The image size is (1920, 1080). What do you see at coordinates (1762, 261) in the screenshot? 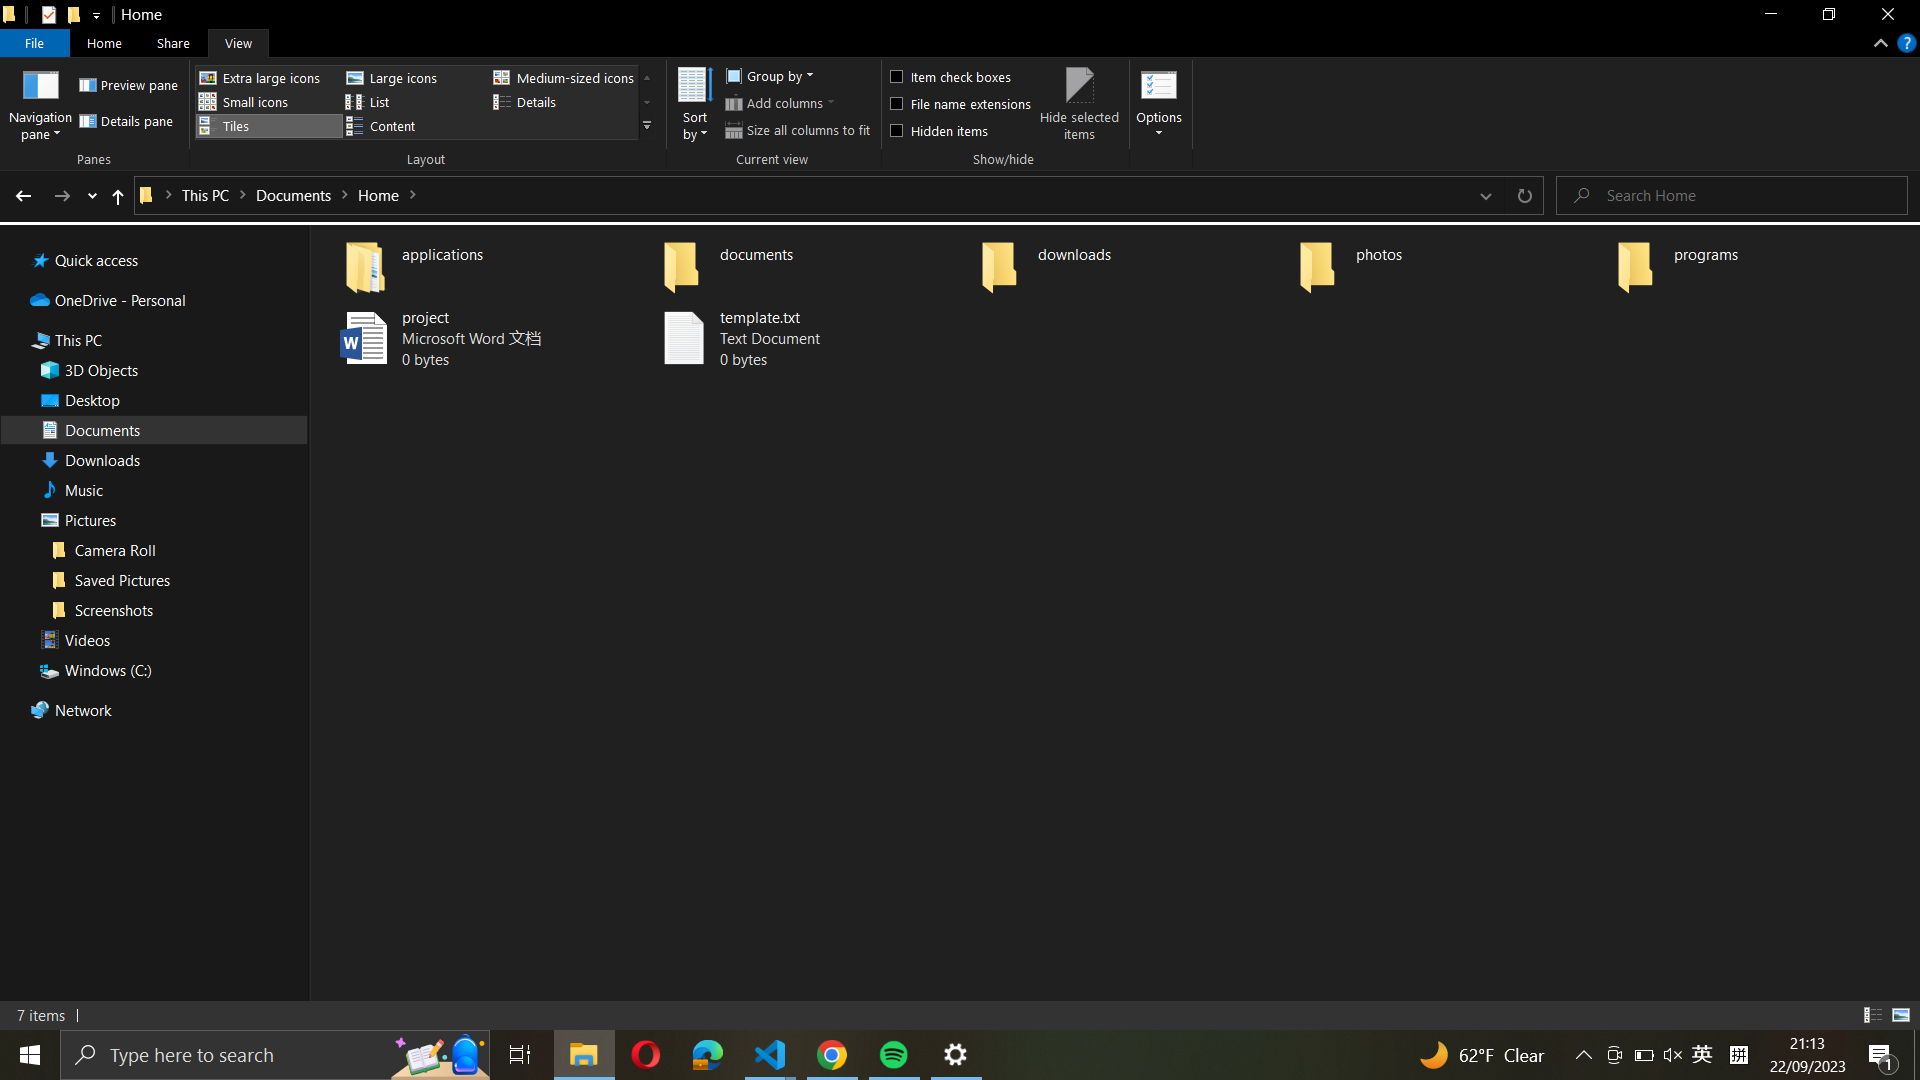
I see `the "programs" directory` at bounding box center [1762, 261].